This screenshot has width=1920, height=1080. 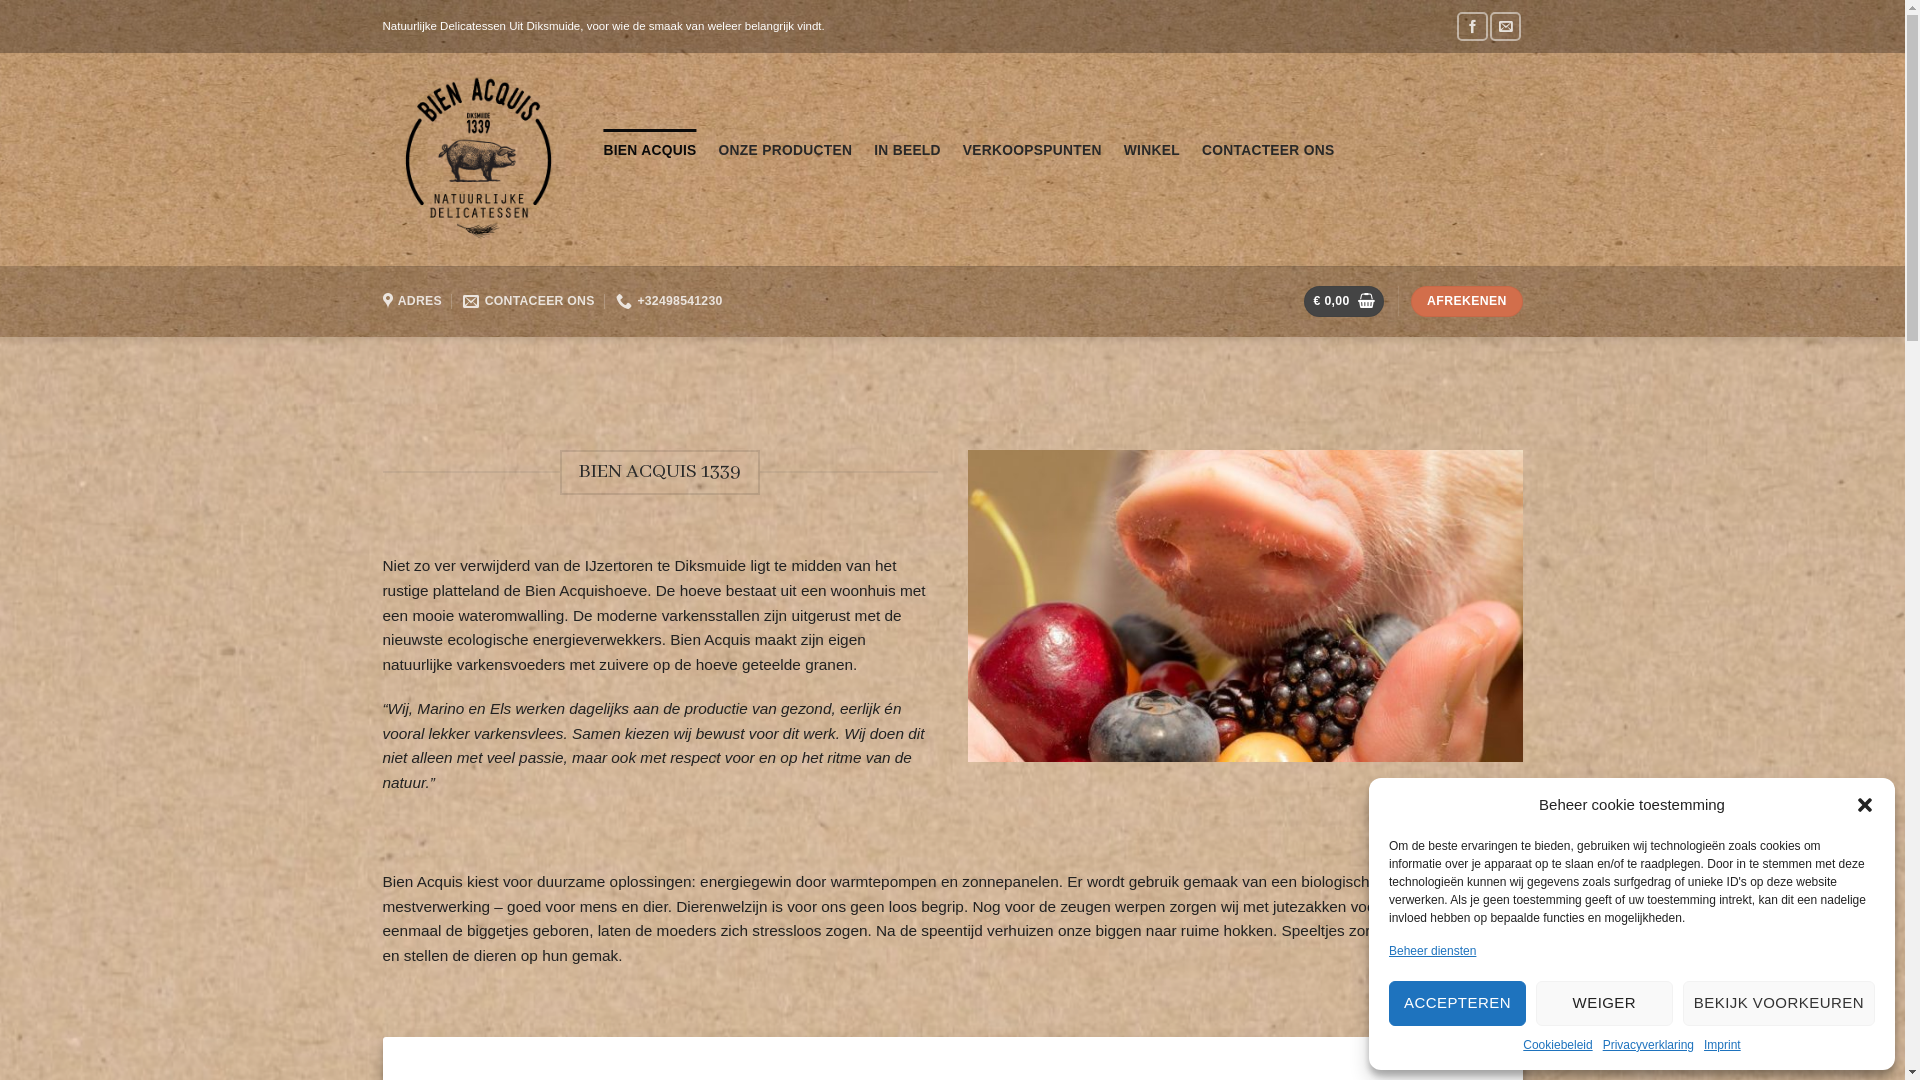 What do you see at coordinates (1535, 1003) in the screenshot?
I see `'WEIGER'` at bounding box center [1535, 1003].